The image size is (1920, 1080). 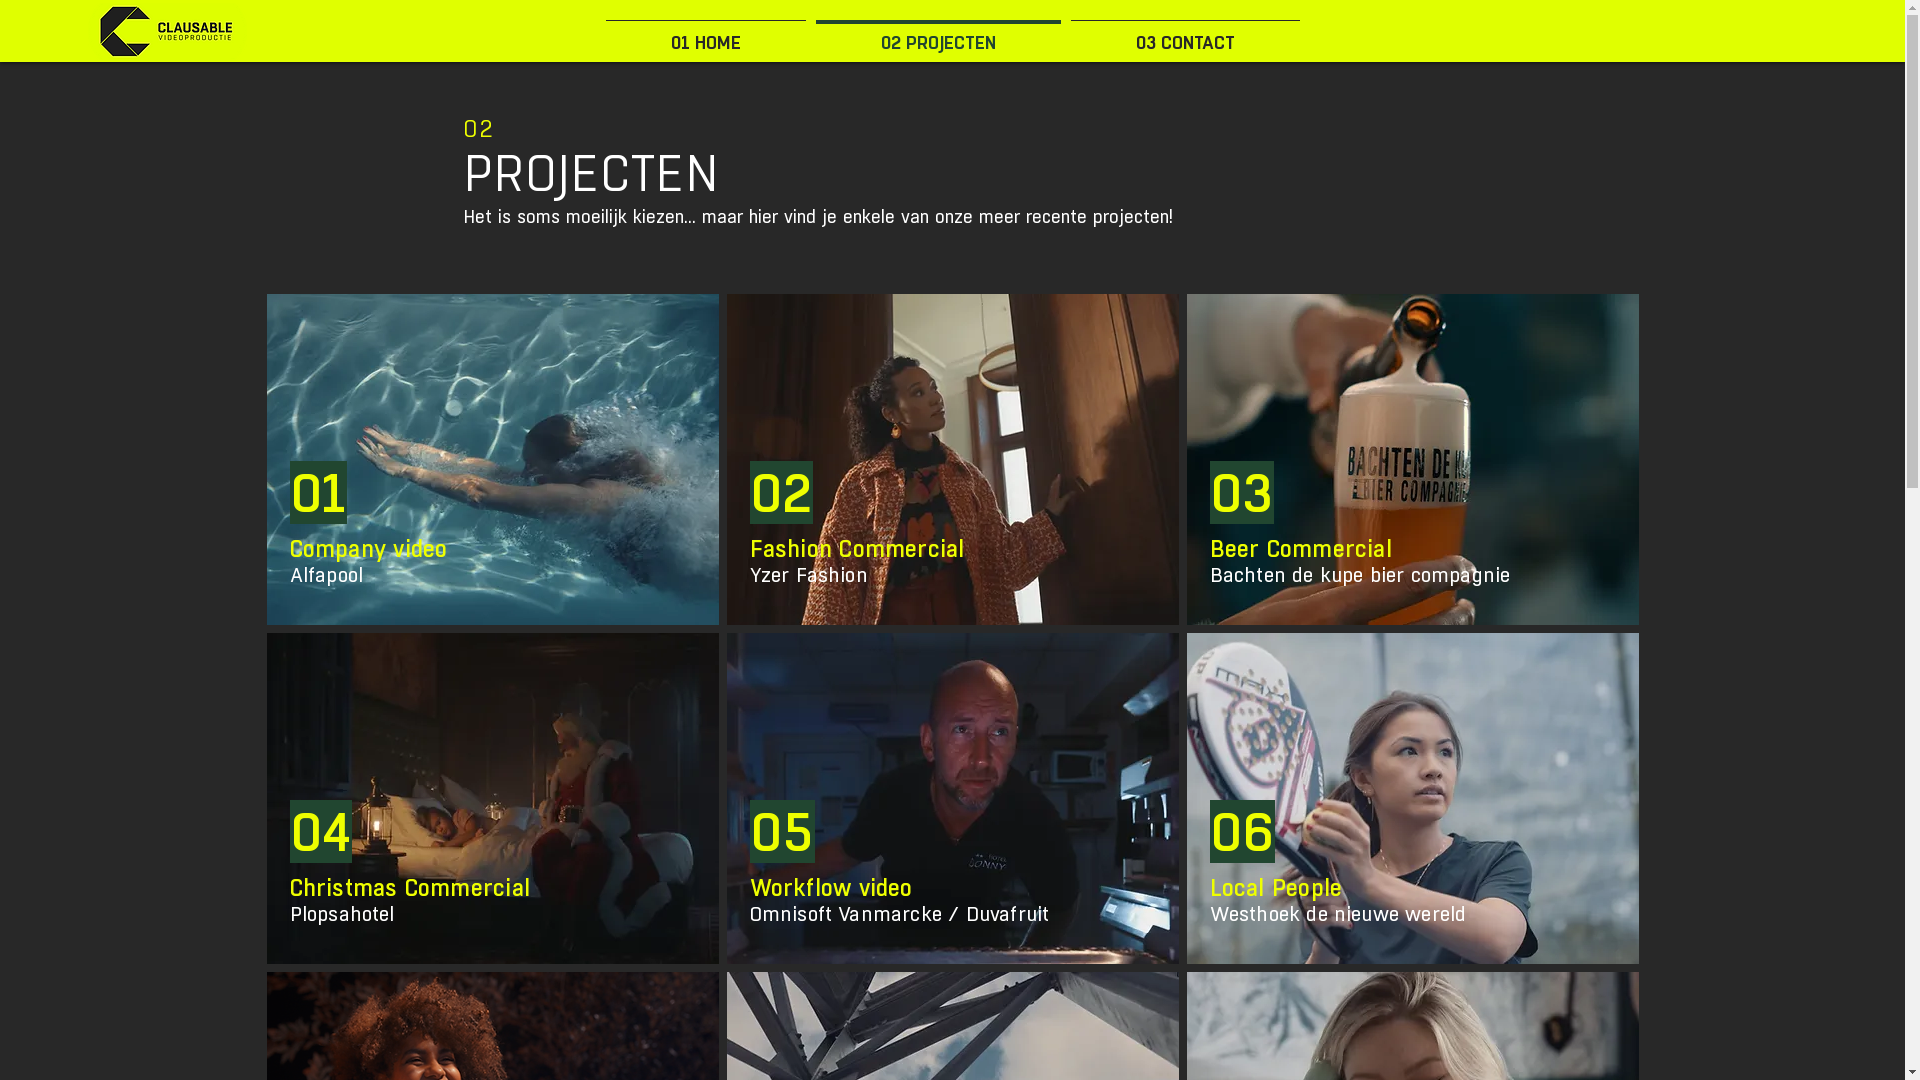 I want to click on 'Alfapool', so click(x=326, y=575).